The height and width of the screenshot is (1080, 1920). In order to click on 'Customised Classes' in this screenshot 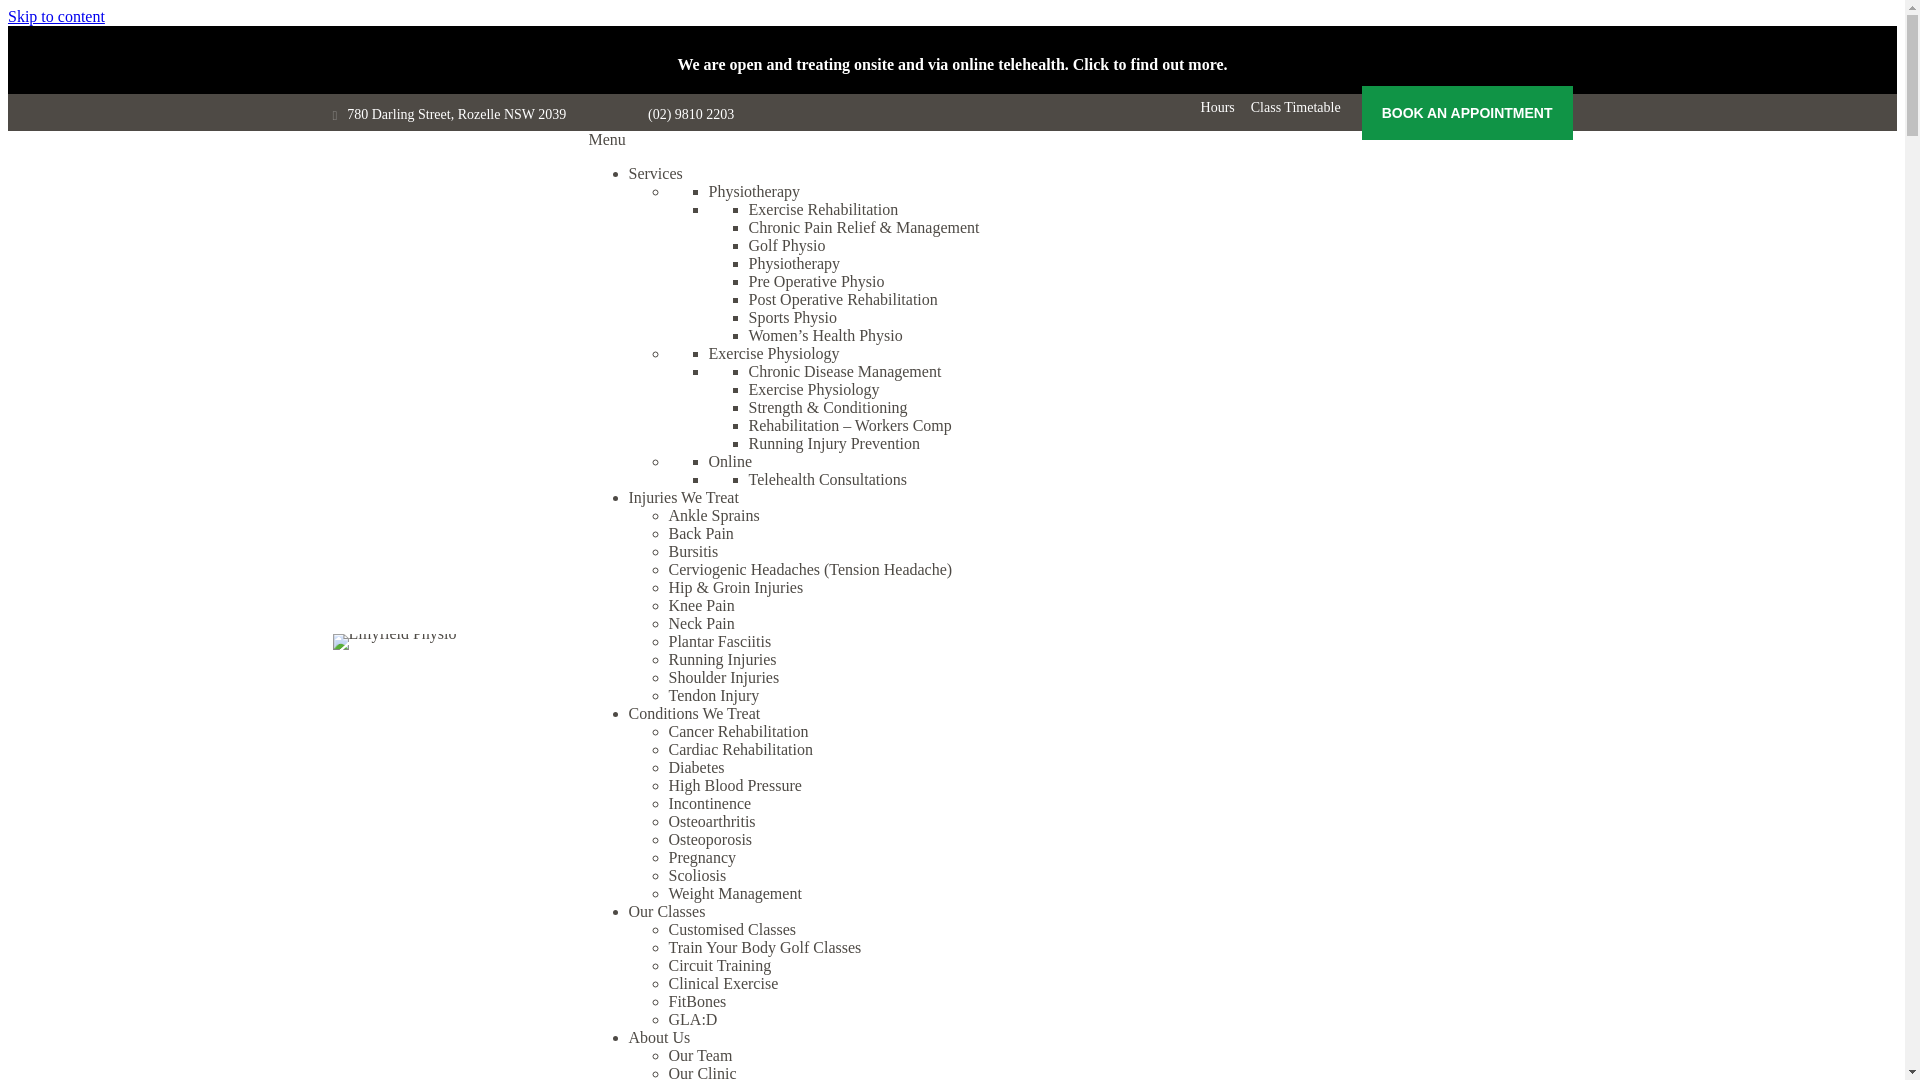, I will do `click(730, 929)`.